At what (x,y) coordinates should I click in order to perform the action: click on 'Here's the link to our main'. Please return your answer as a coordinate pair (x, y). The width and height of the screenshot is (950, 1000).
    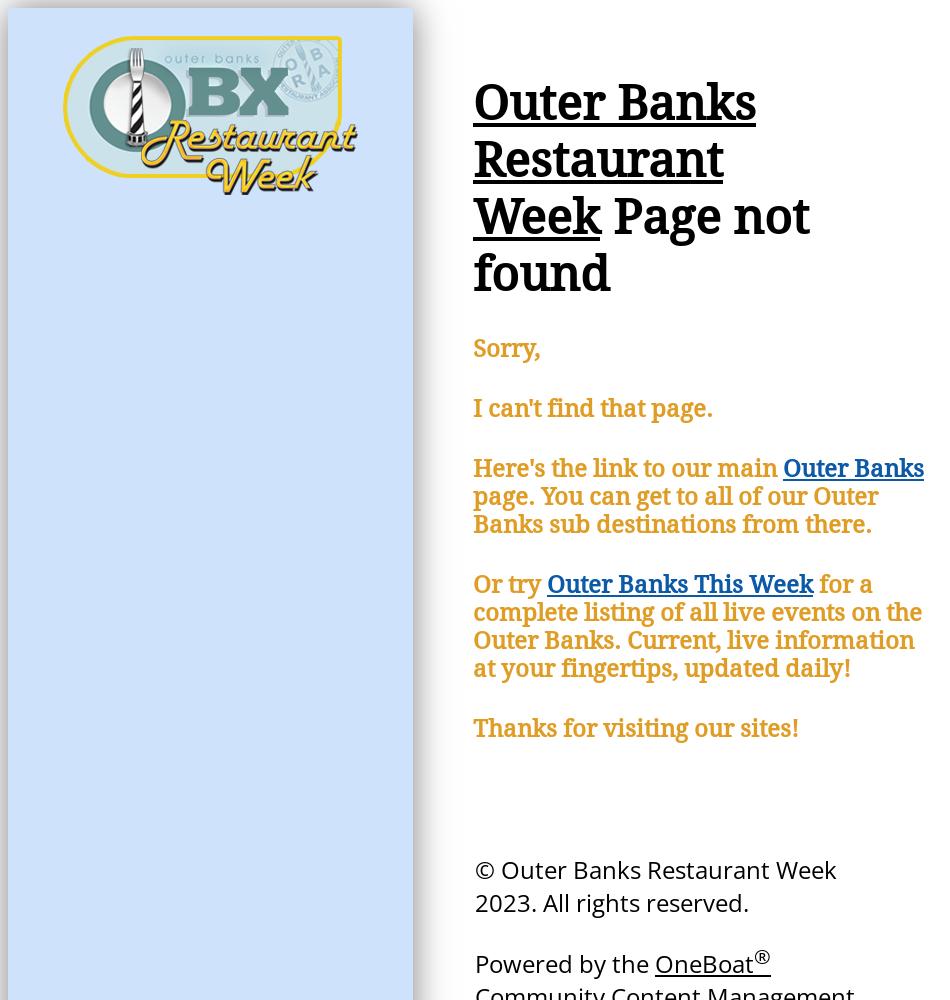
    Looking at the image, I should click on (628, 468).